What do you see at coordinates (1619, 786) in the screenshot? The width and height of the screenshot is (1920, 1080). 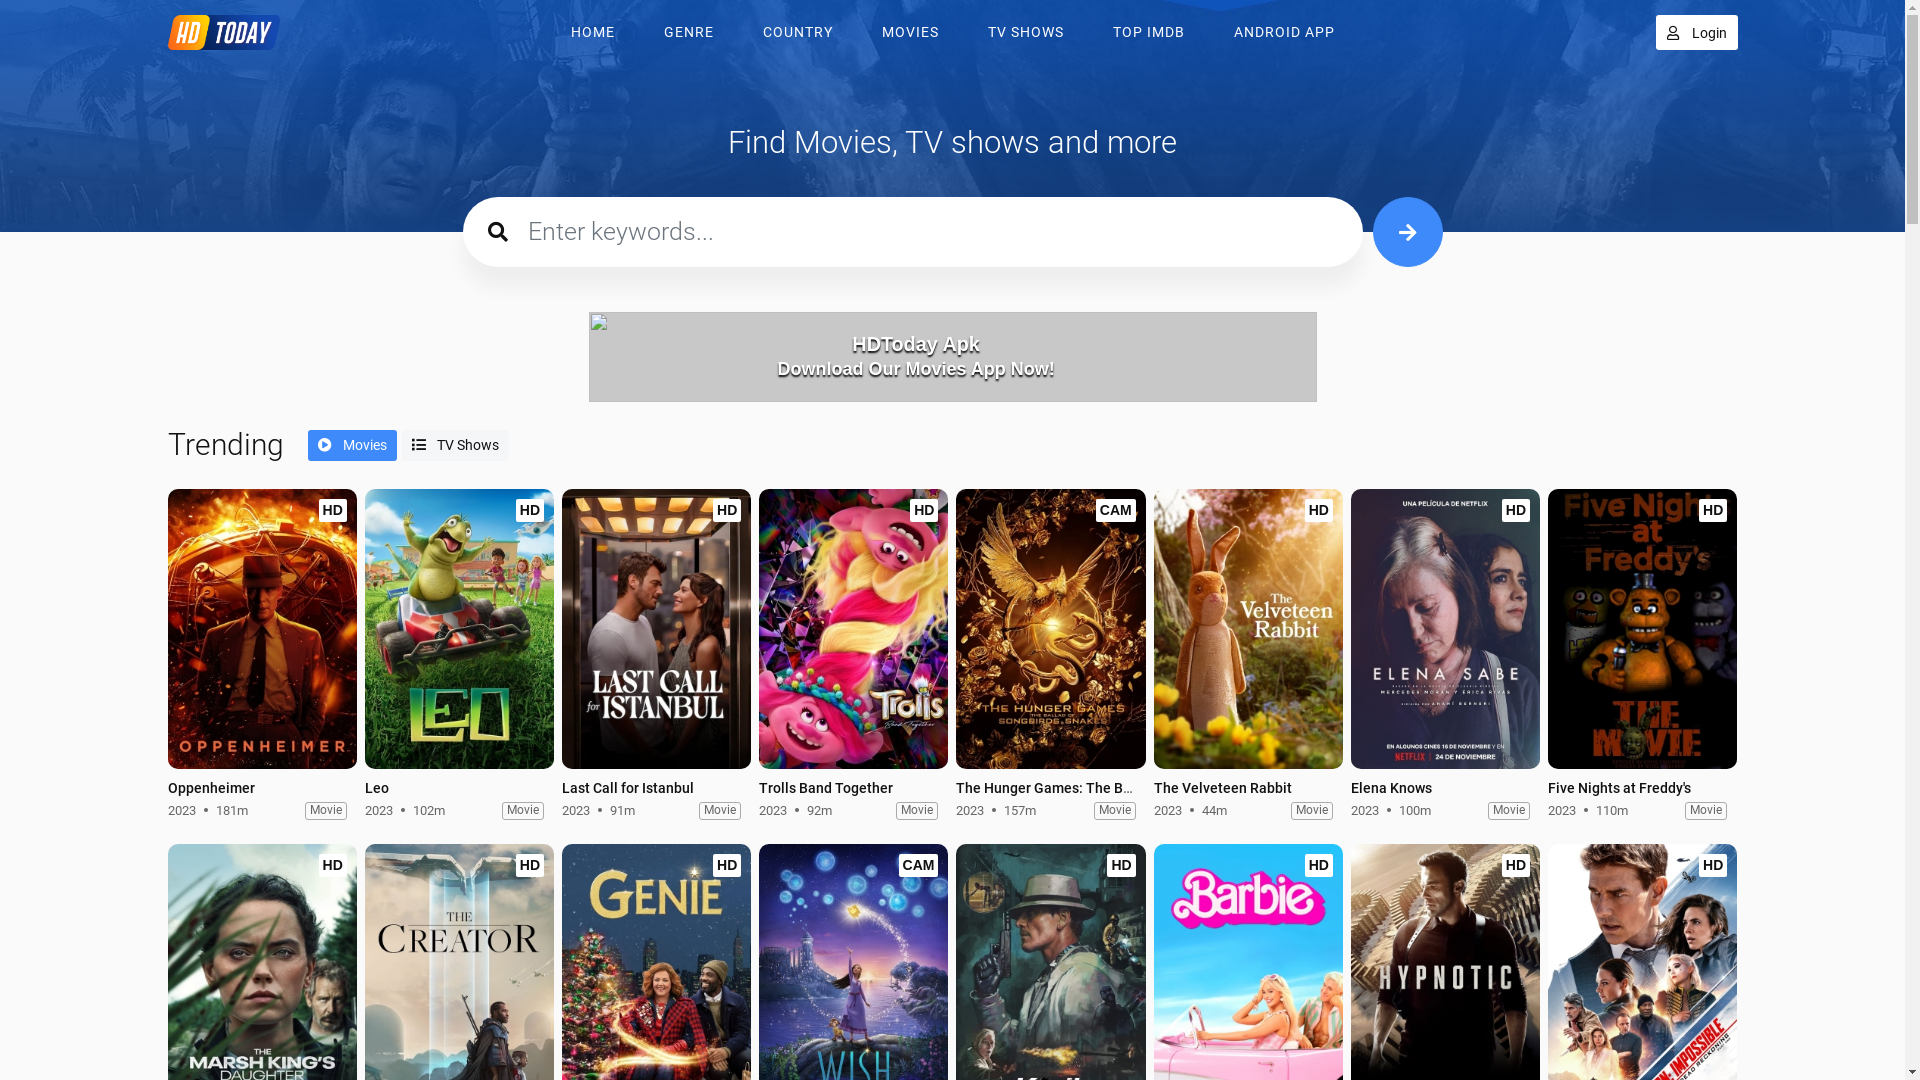 I see `'Five Nights at Freddy's'` at bounding box center [1619, 786].